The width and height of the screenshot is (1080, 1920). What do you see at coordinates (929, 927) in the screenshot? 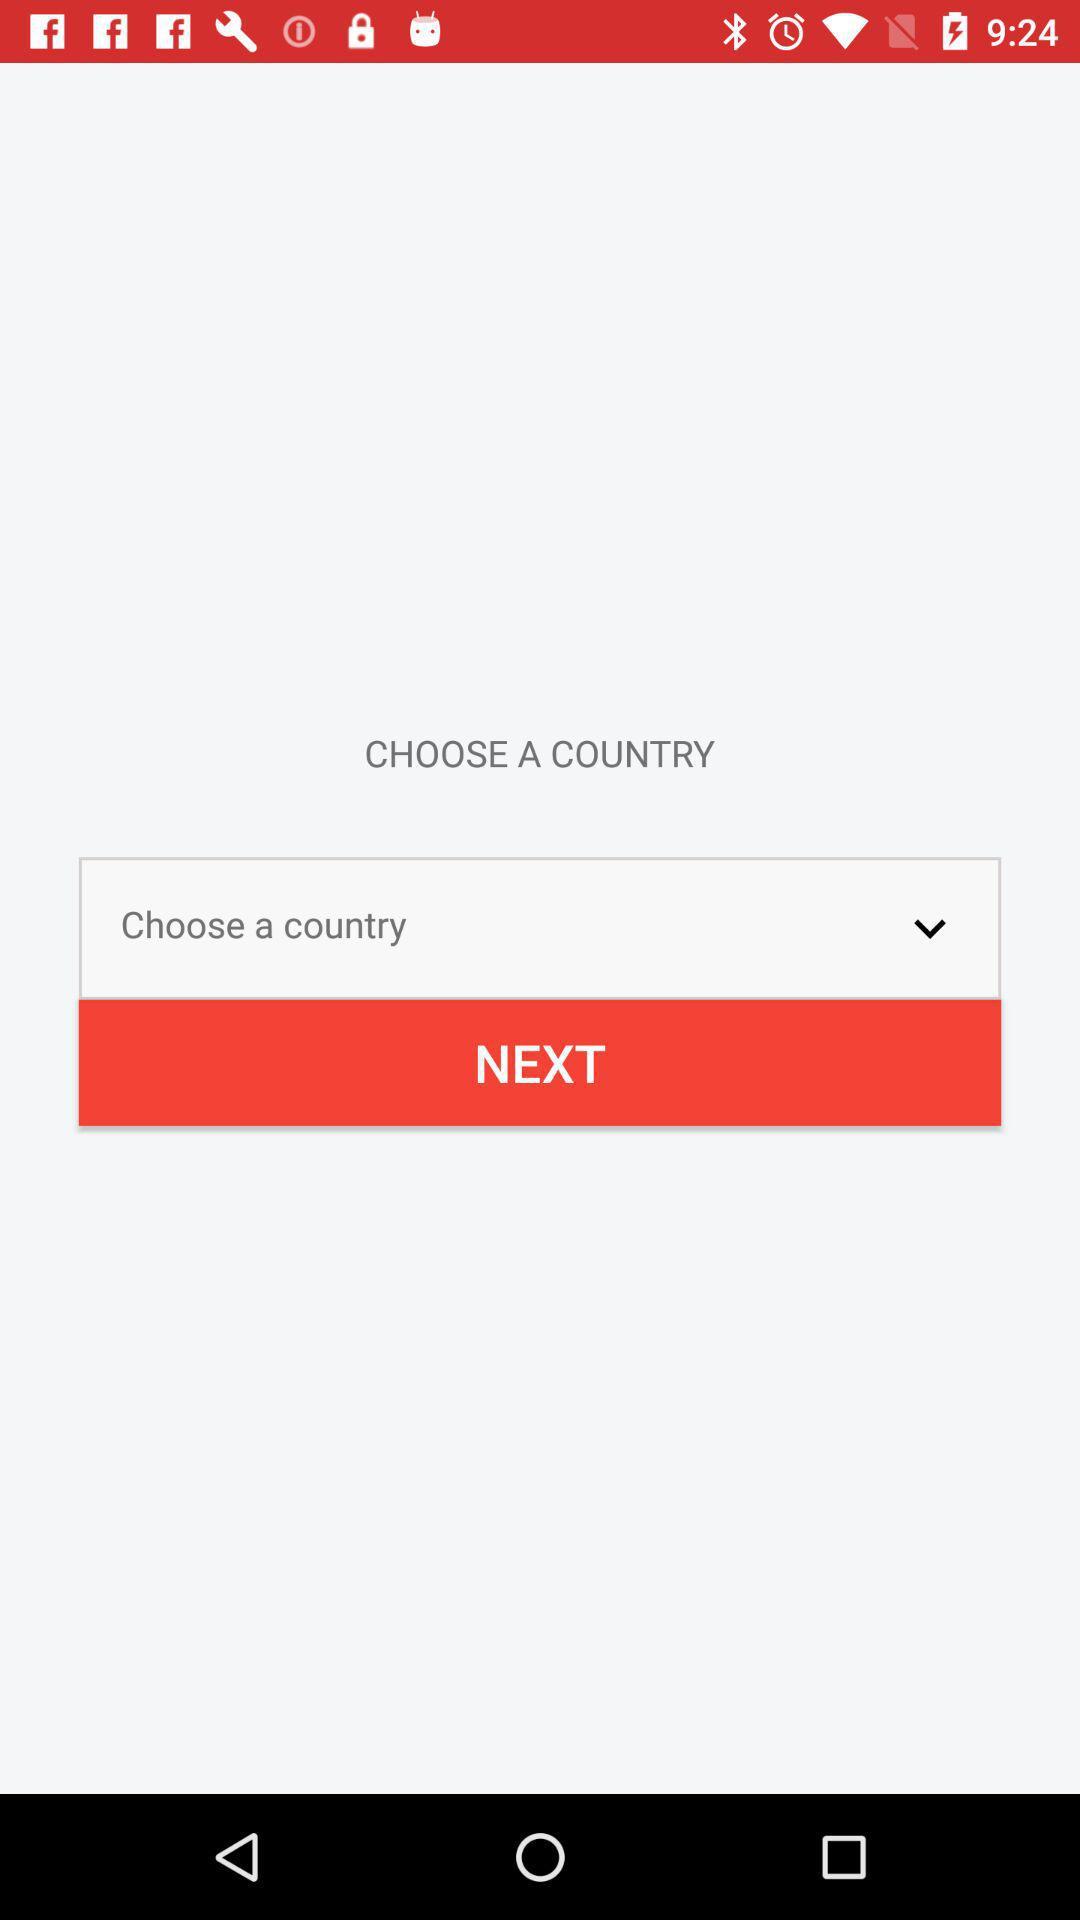
I see `country` at bounding box center [929, 927].